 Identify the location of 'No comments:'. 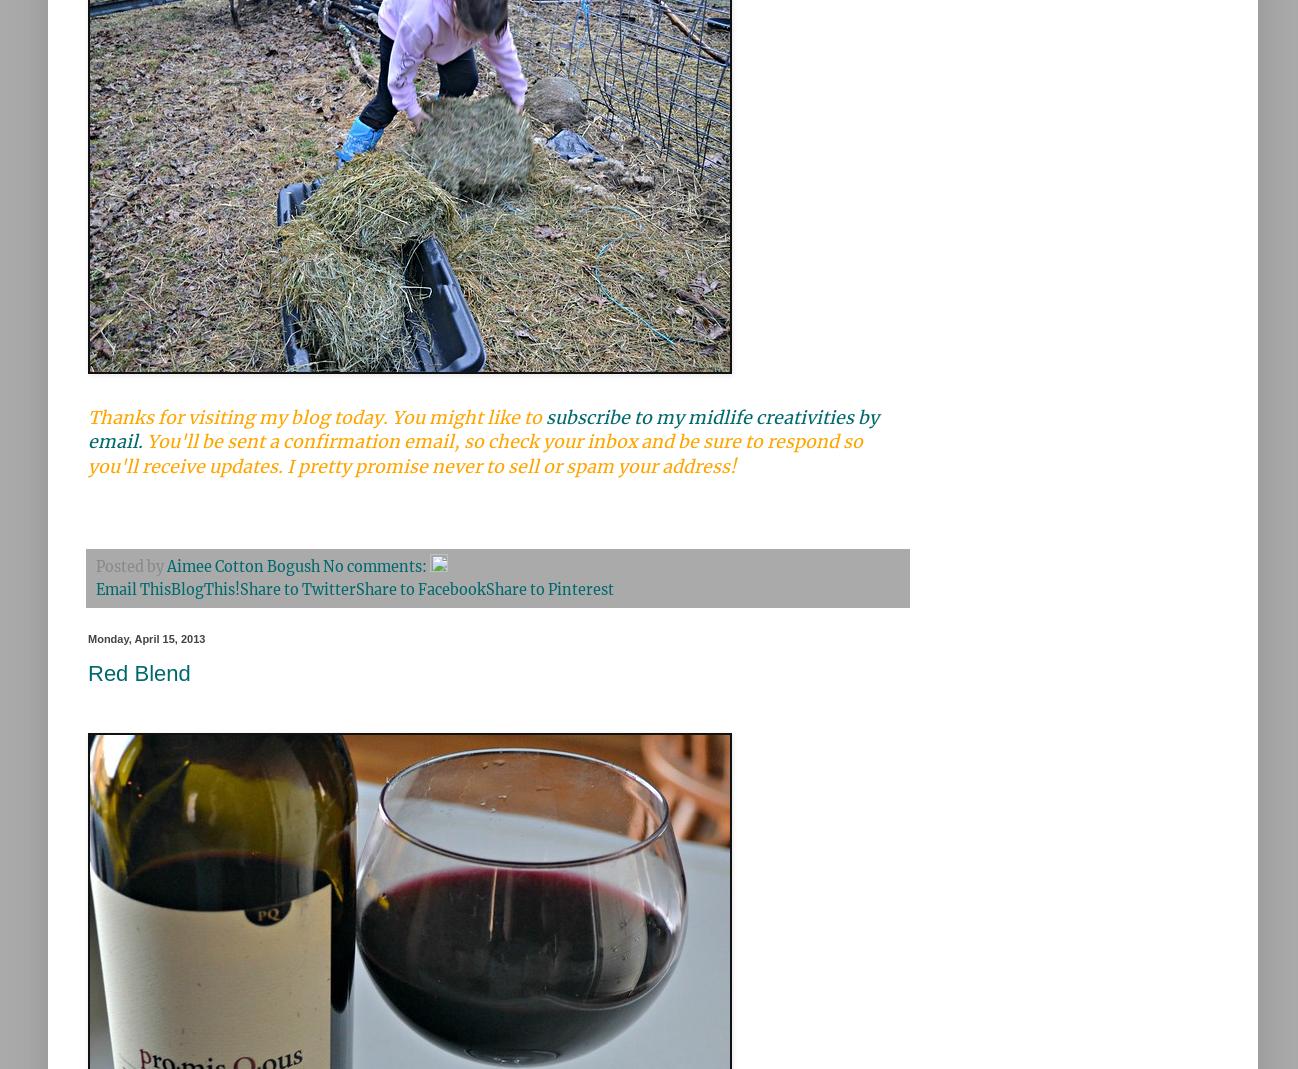
(376, 566).